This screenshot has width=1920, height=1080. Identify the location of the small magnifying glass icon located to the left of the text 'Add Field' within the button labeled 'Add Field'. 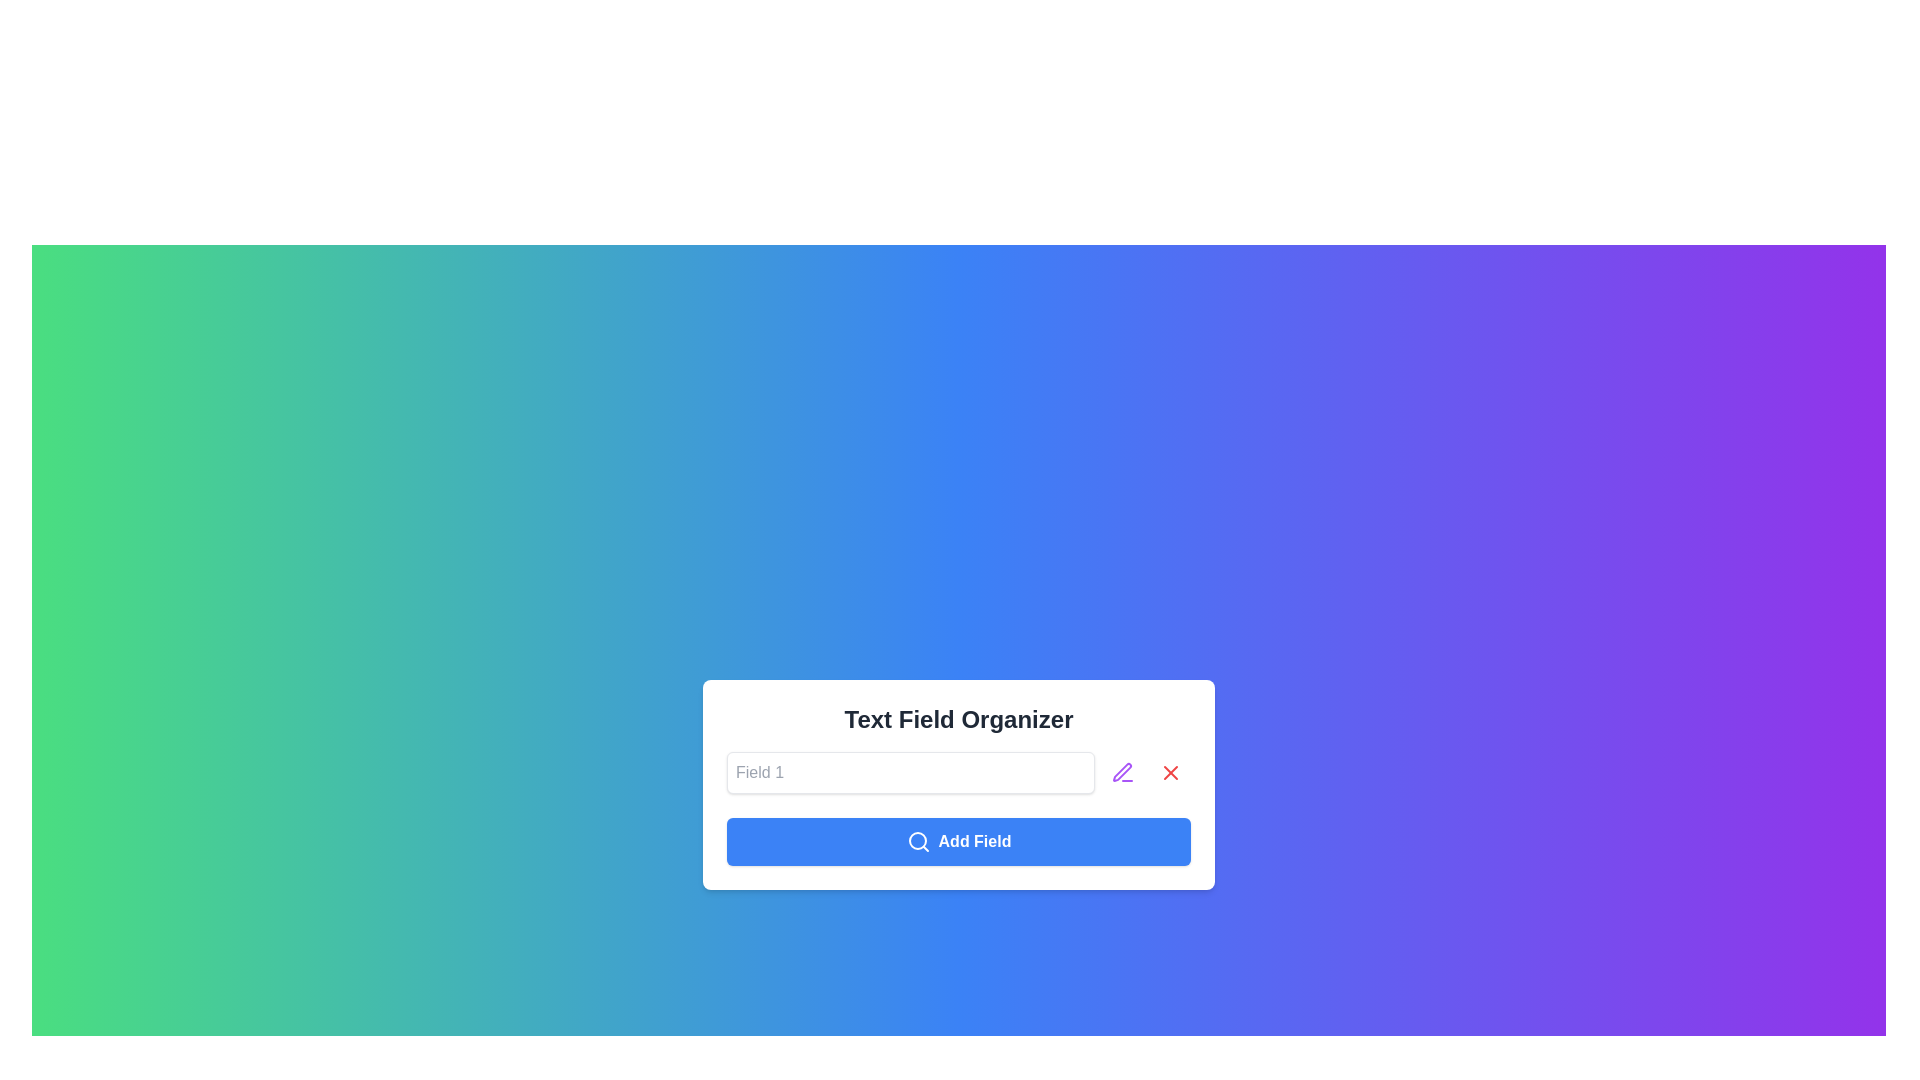
(917, 841).